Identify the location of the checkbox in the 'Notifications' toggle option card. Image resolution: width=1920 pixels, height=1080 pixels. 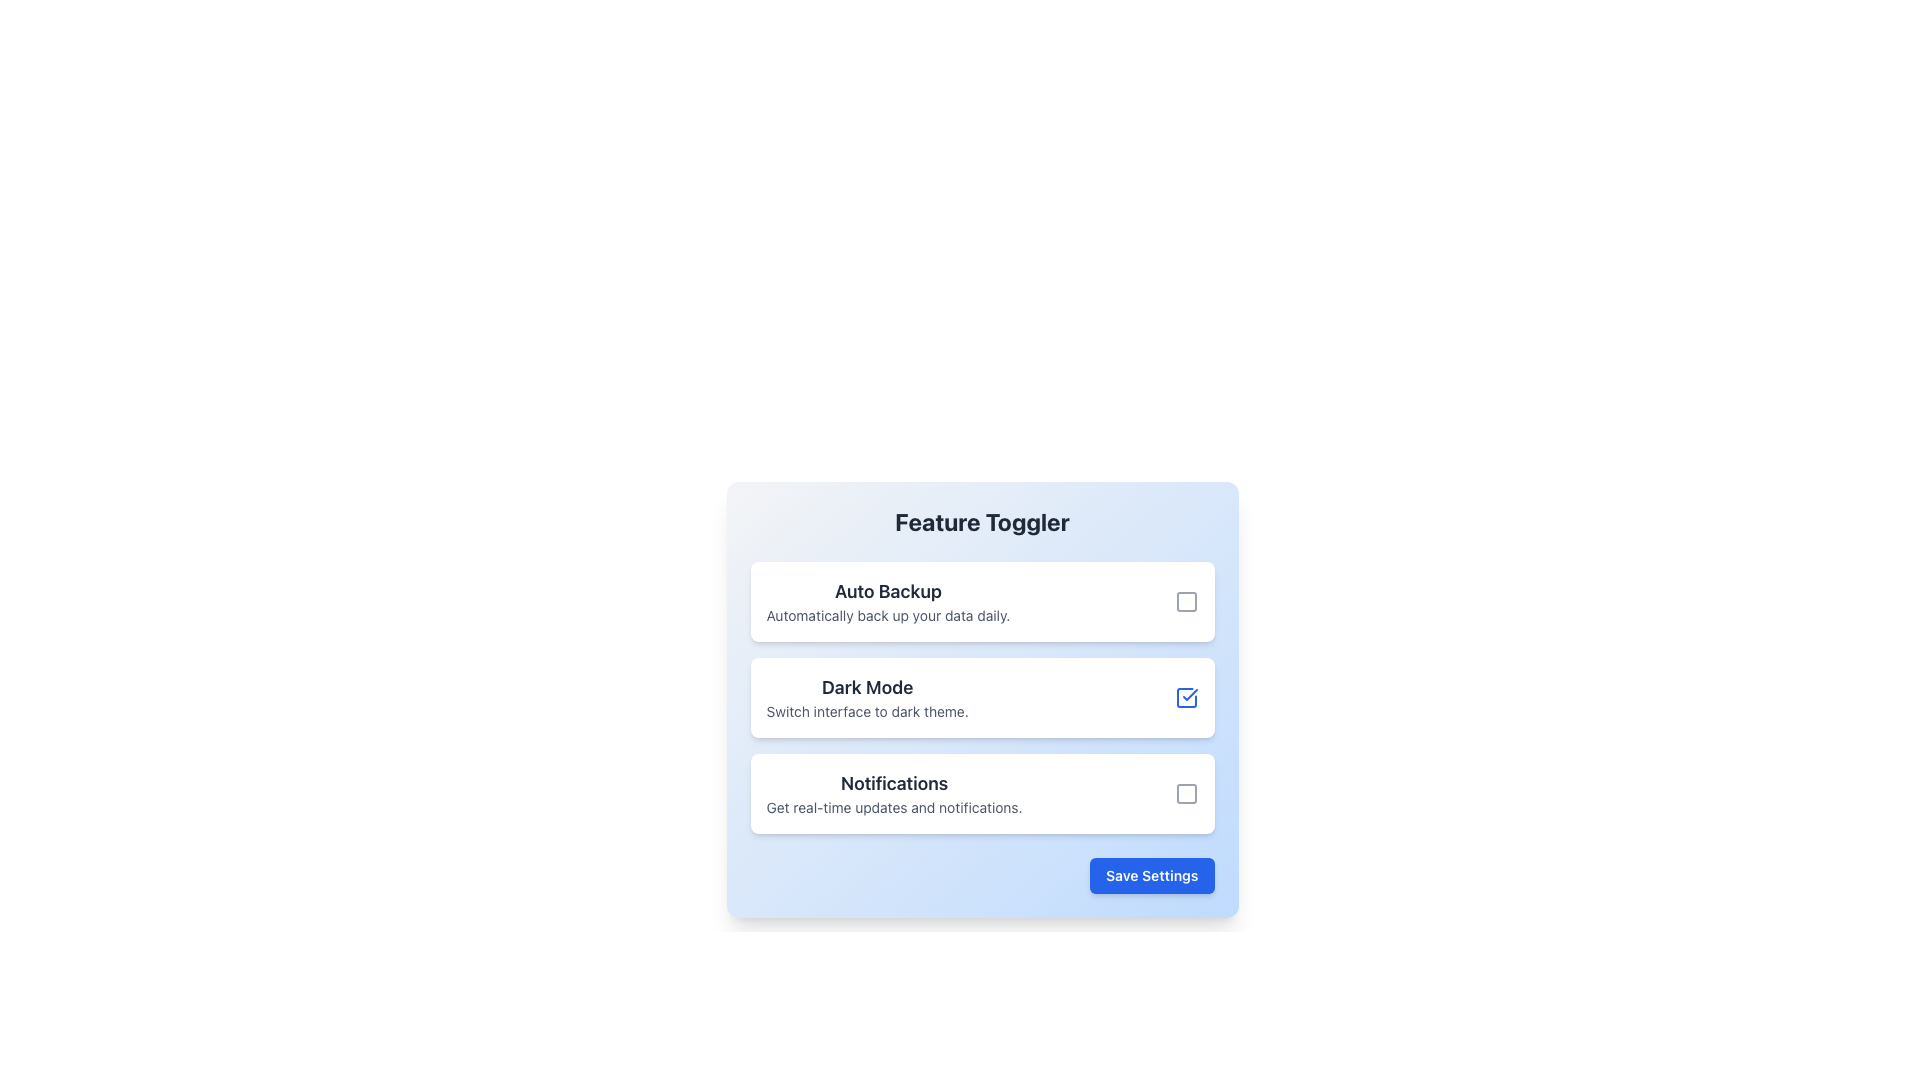
(982, 793).